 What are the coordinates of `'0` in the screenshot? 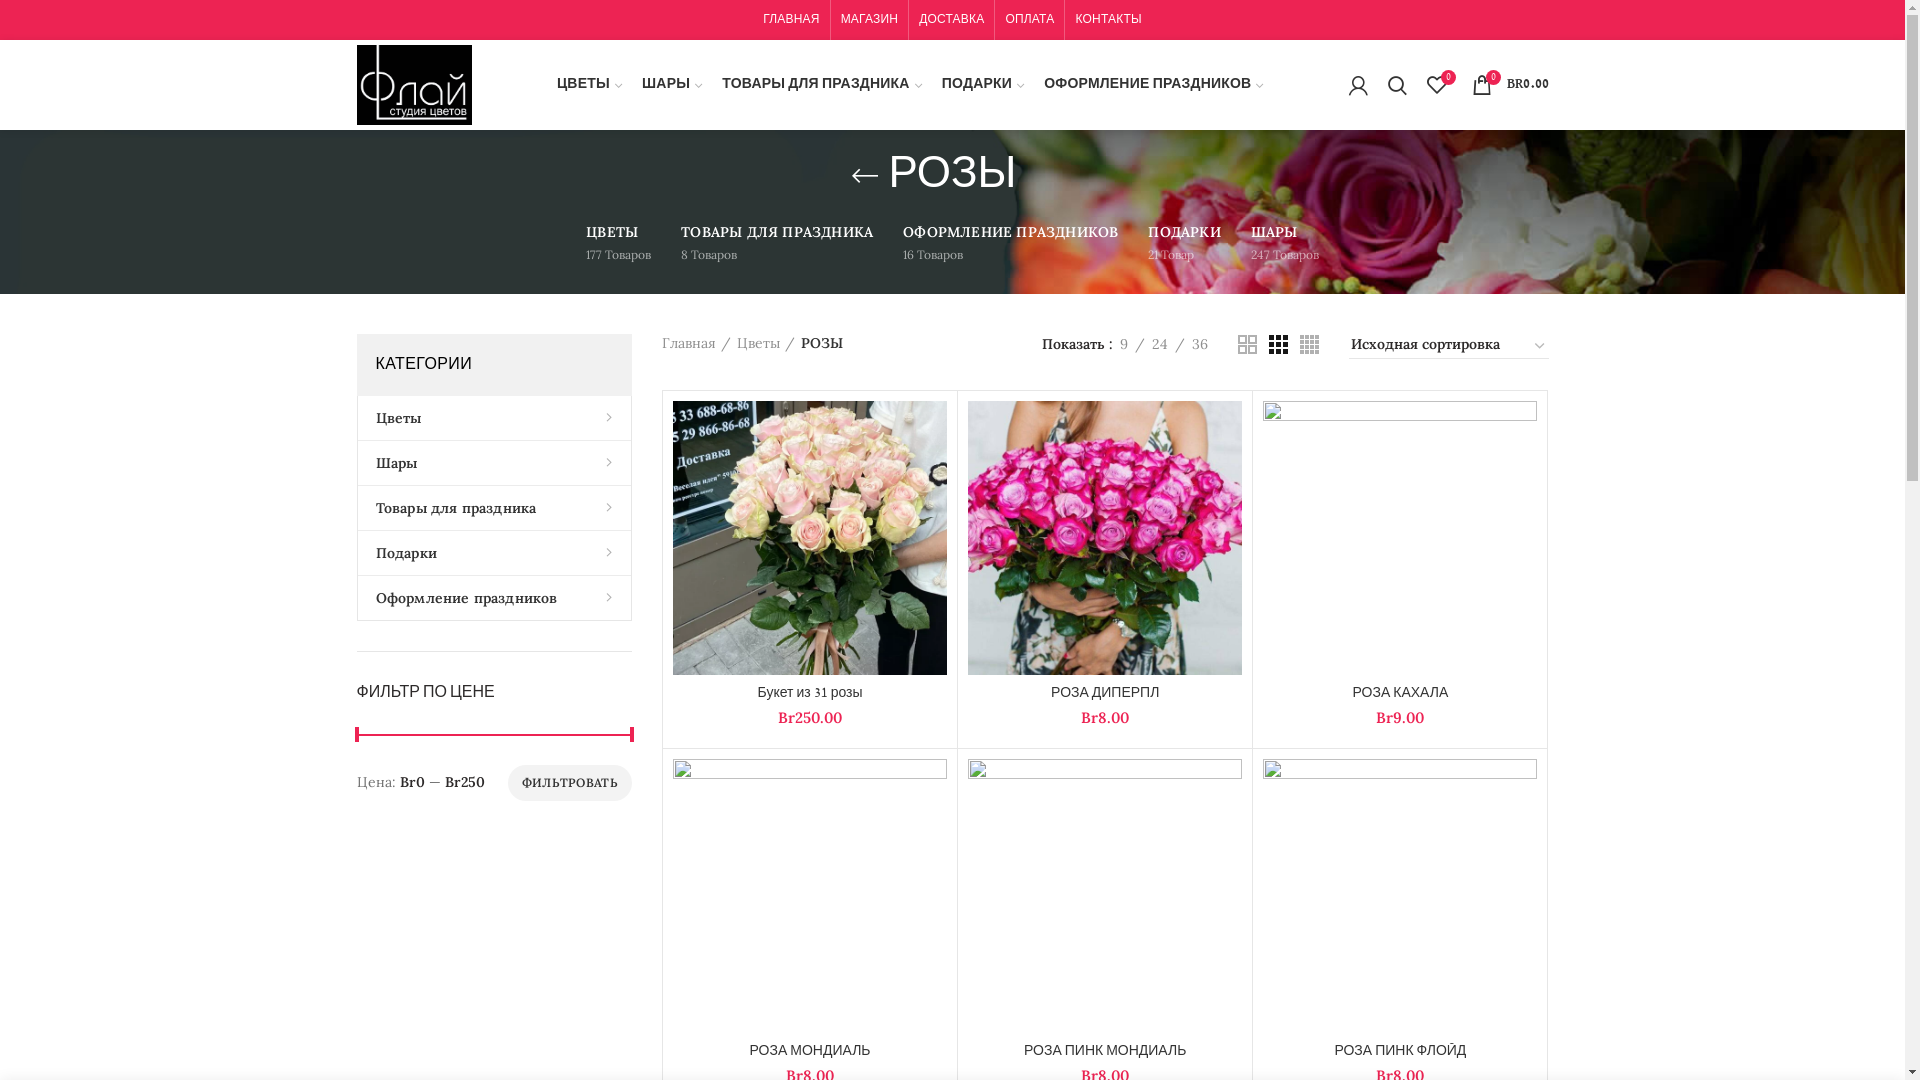 It's located at (1510, 83).